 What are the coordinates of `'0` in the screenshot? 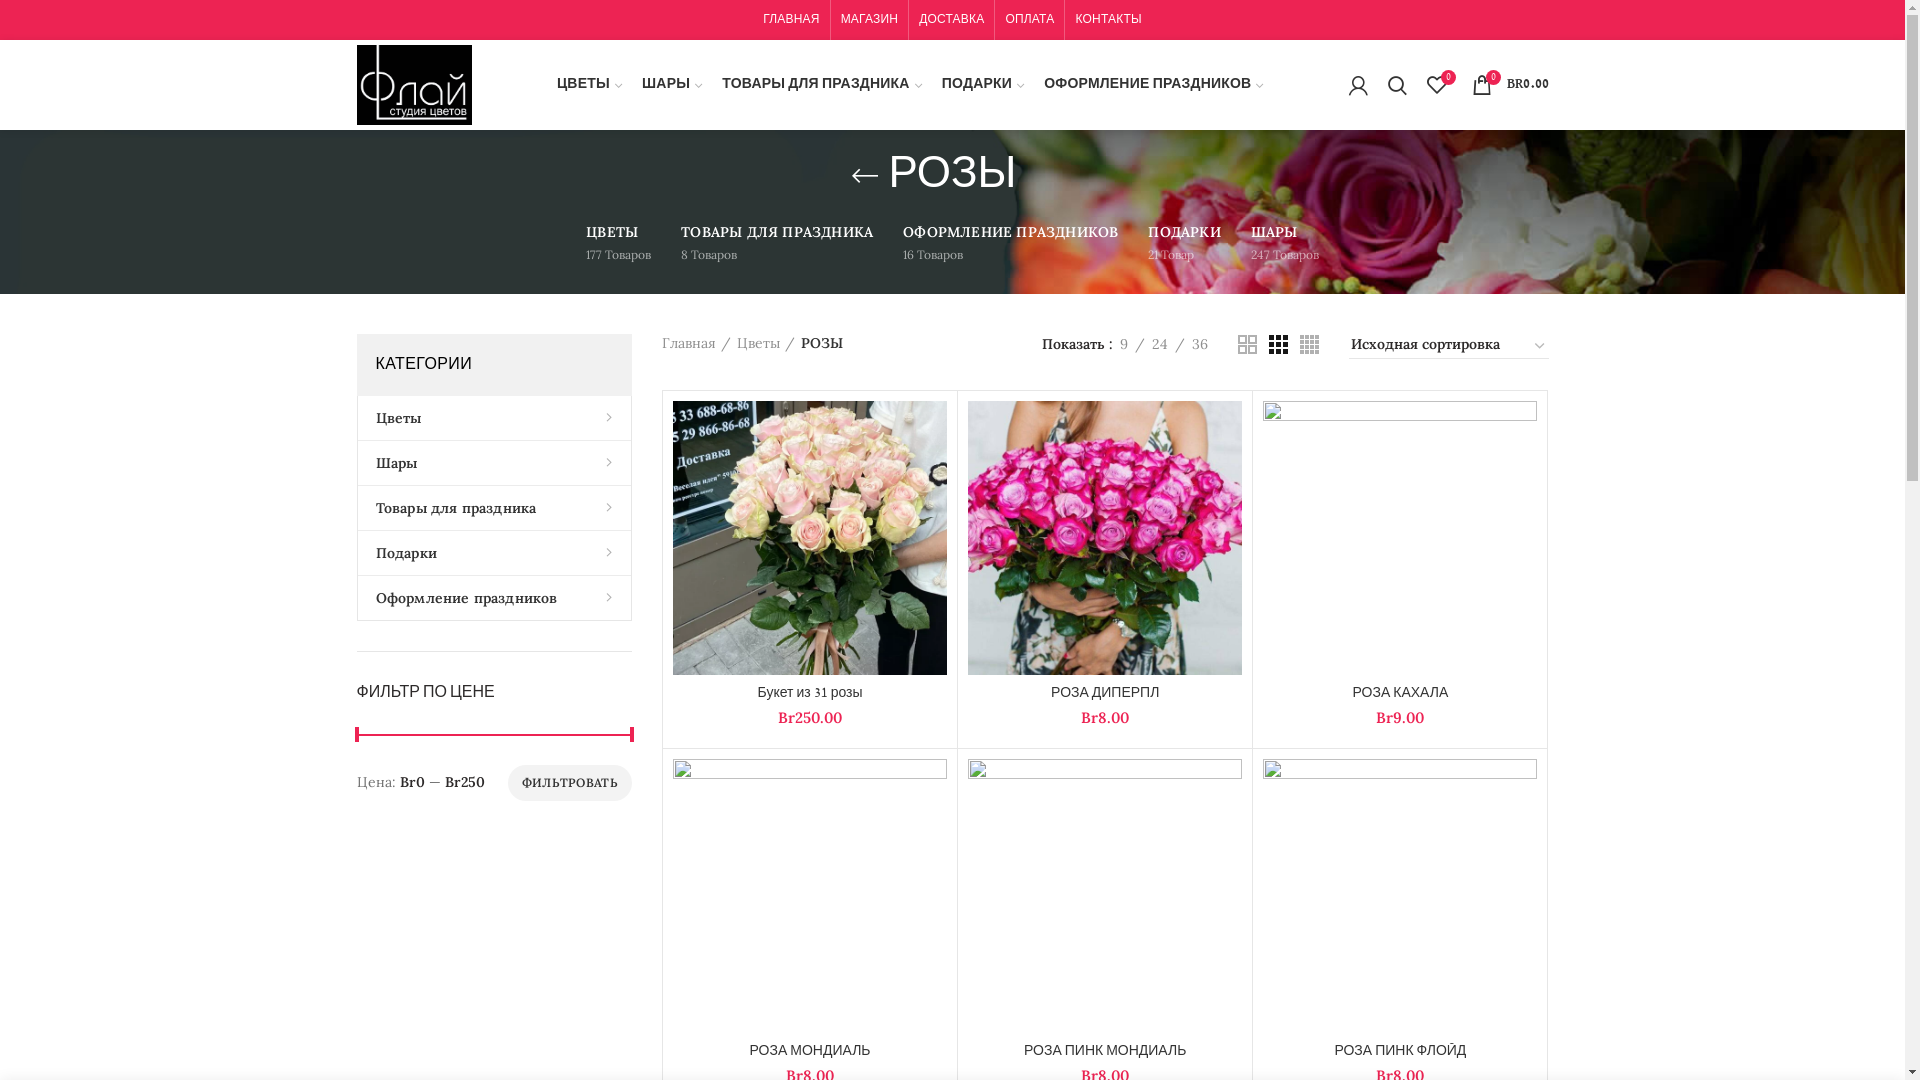 It's located at (1510, 83).